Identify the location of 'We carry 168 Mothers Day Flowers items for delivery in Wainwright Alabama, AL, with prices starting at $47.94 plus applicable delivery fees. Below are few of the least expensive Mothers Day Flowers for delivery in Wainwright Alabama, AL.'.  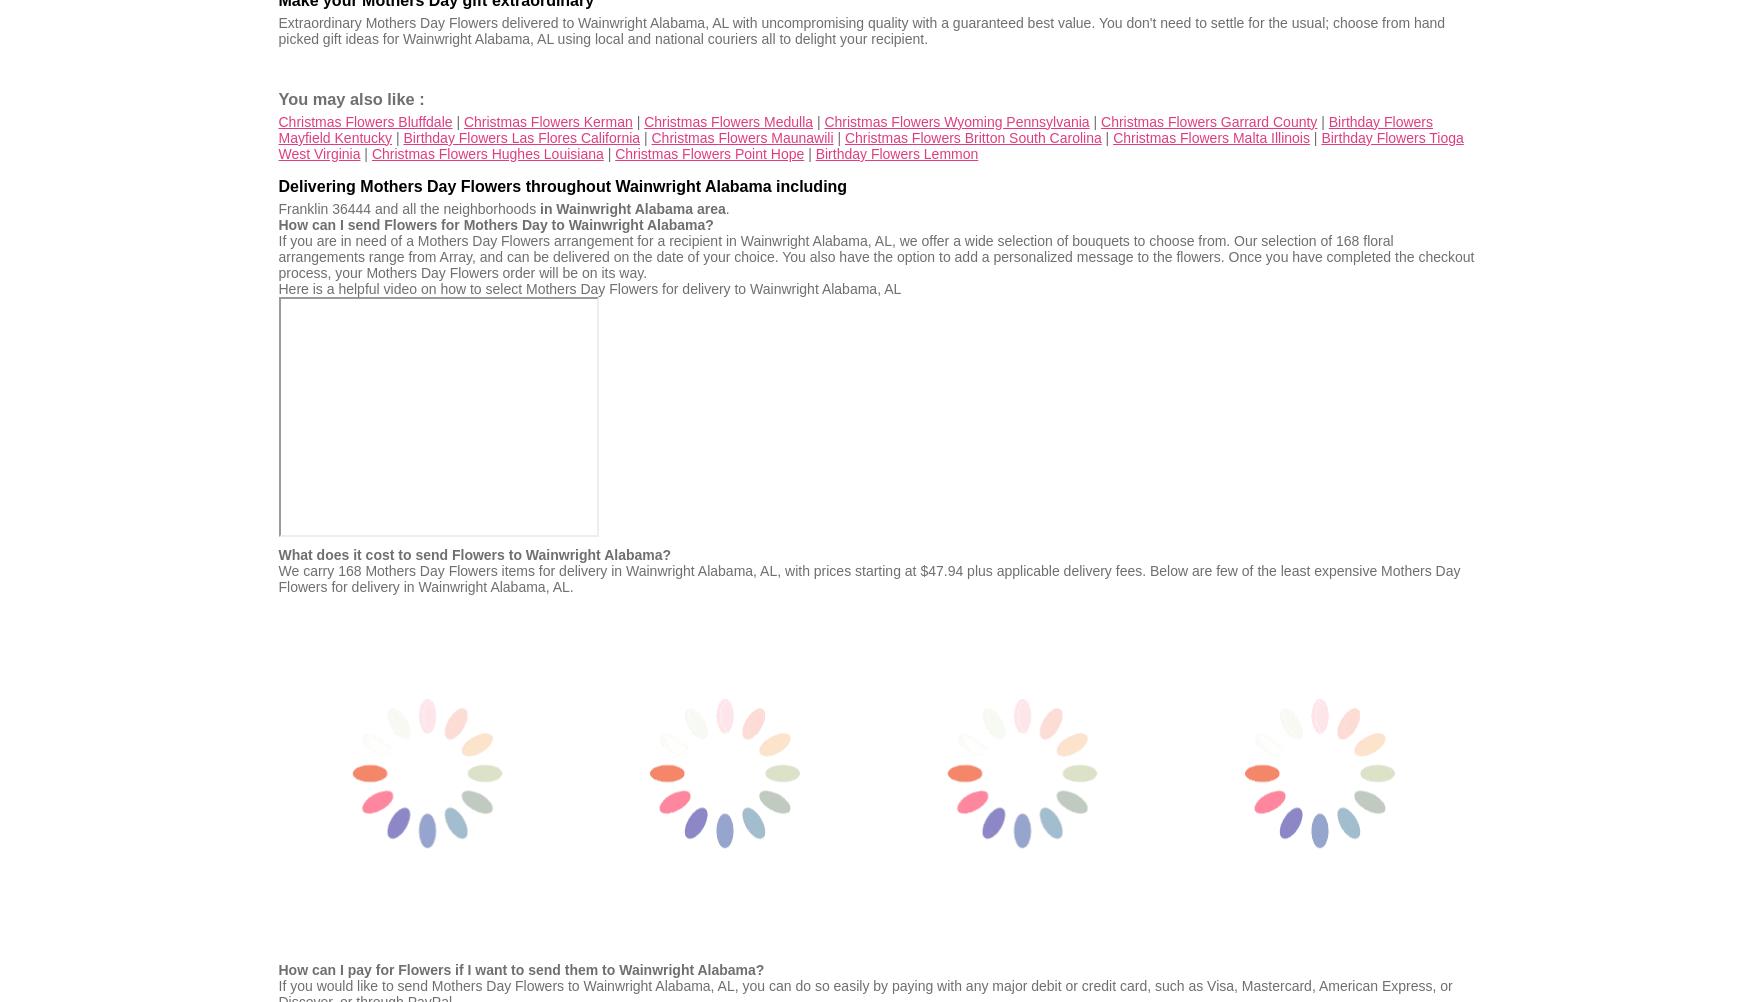
(869, 577).